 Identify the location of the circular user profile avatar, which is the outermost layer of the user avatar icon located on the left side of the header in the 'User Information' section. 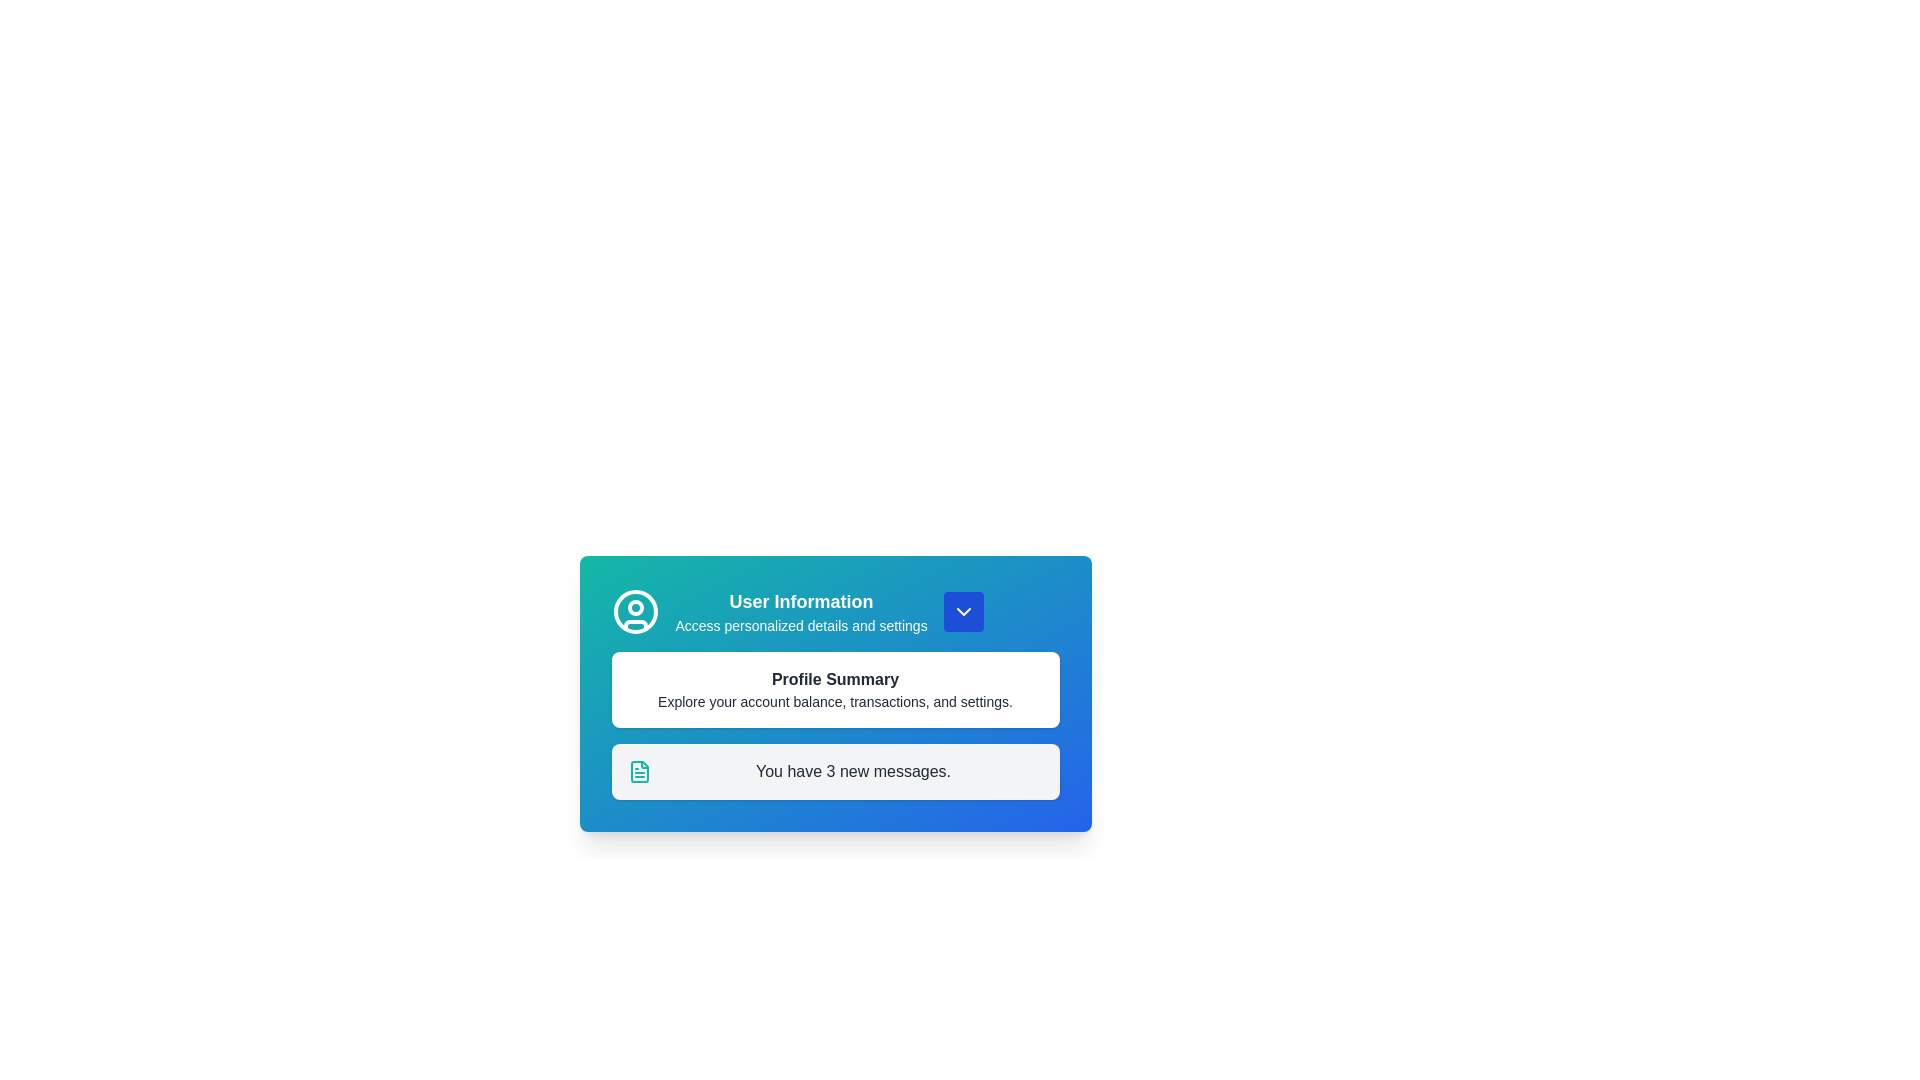
(634, 611).